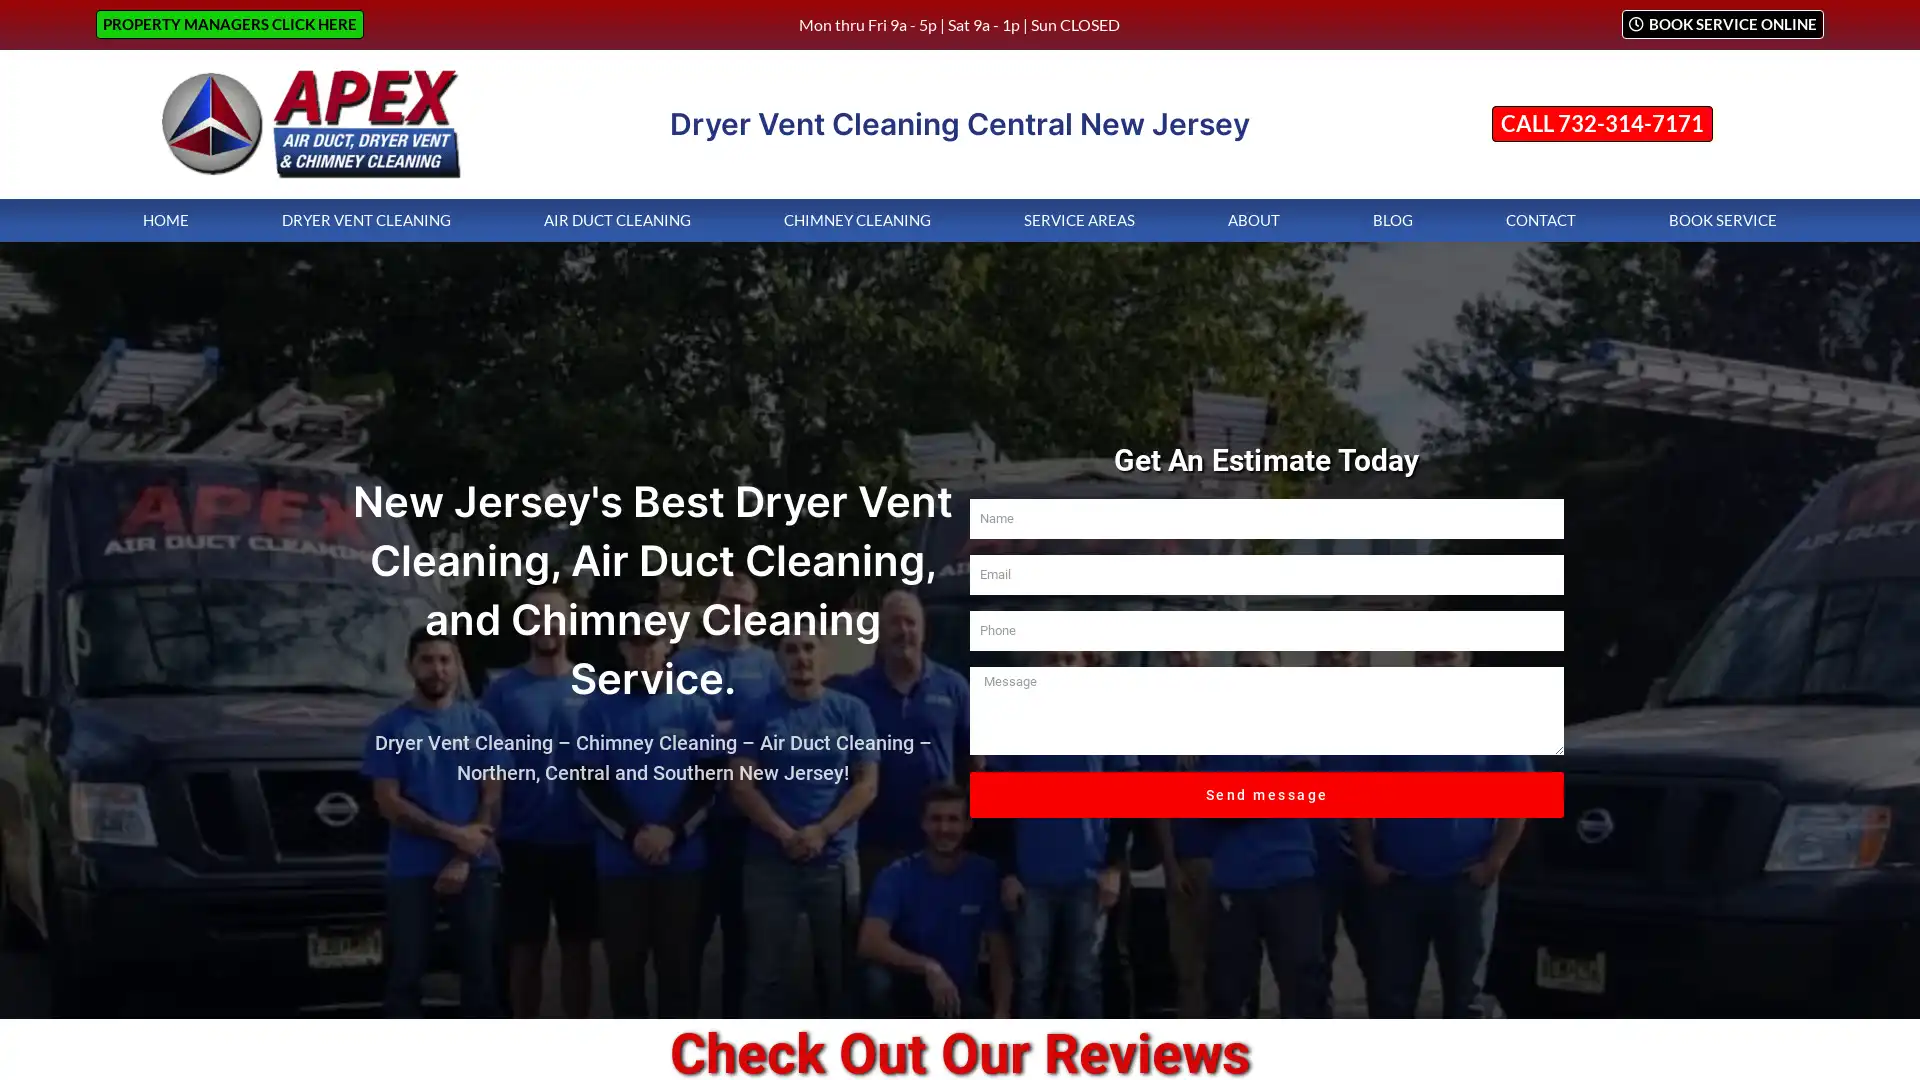  I want to click on CALL 732-314-7171, so click(1601, 123).